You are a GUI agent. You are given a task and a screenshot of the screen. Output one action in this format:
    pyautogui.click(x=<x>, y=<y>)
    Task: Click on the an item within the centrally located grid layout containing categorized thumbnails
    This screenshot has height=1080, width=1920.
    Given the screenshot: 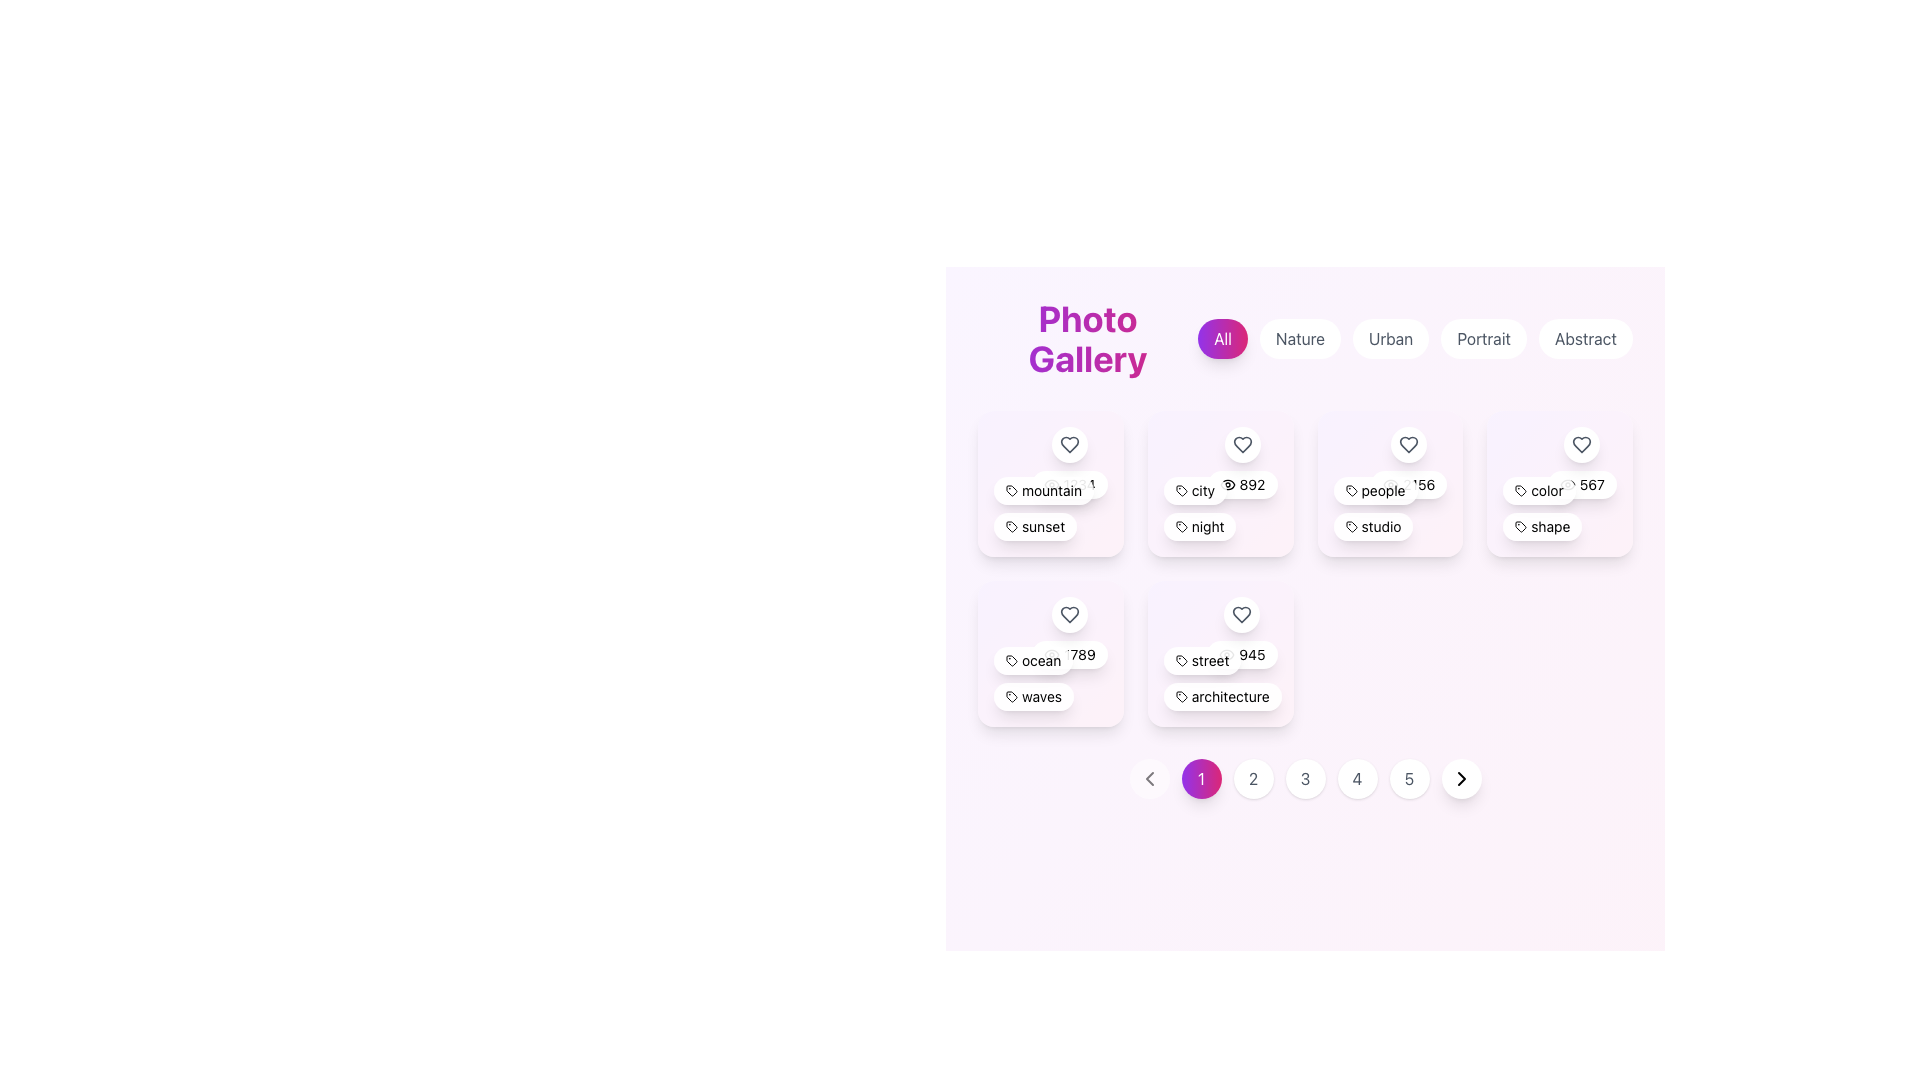 What is the action you would take?
    pyautogui.click(x=1305, y=548)
    